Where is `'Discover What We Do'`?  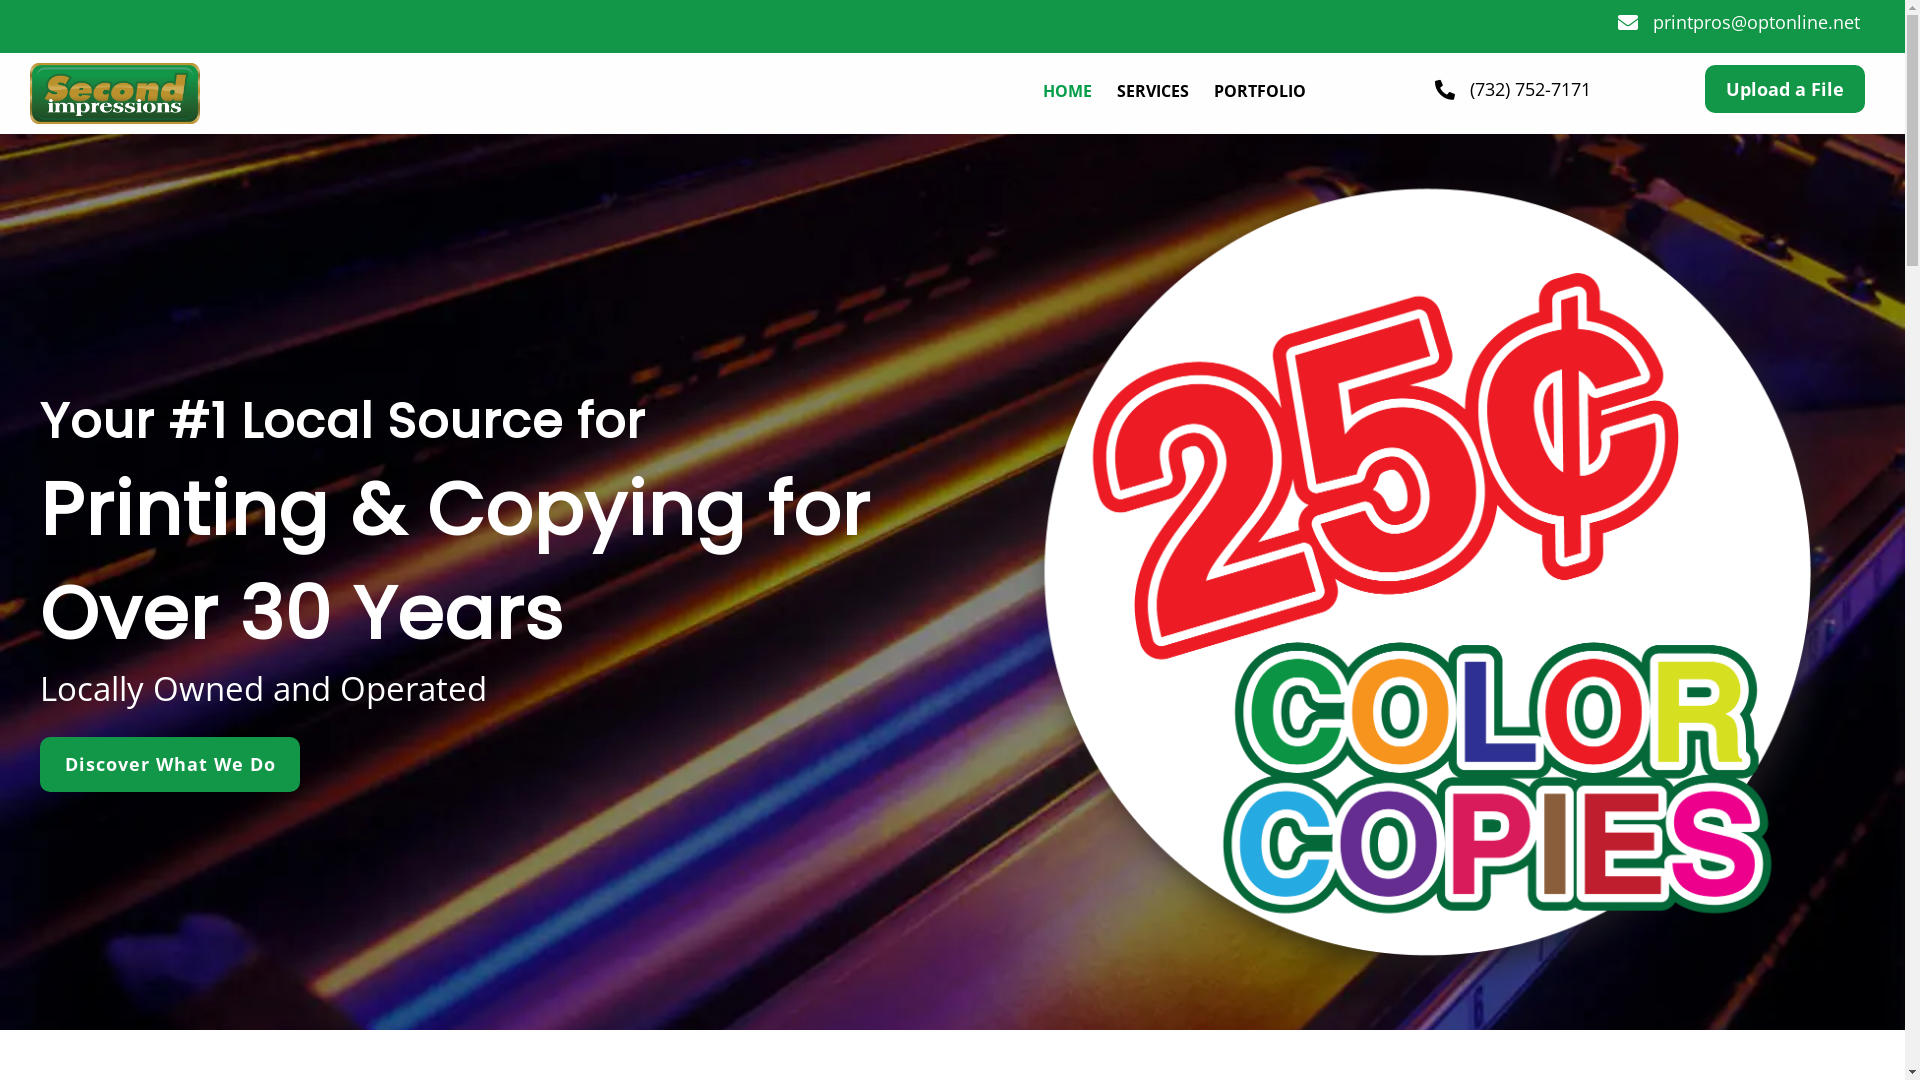 'Discover What We Do' is located at coordinates (169, 764).